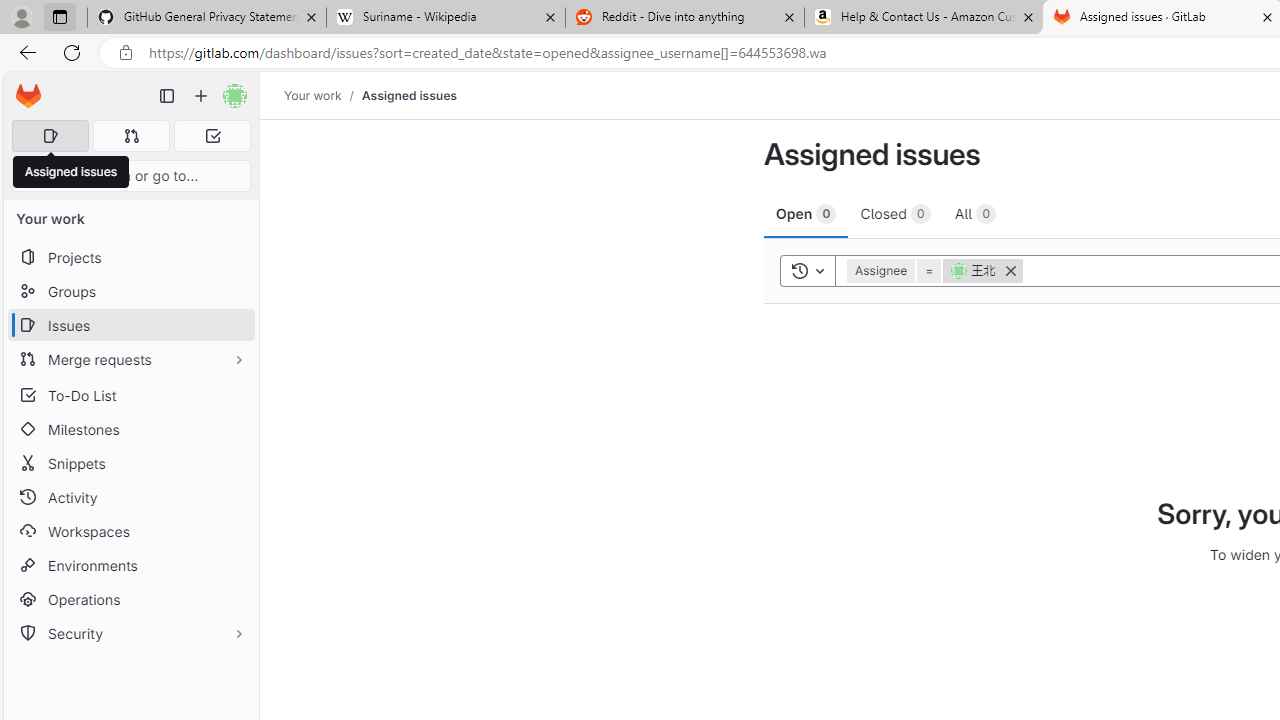 The width and height of the screenshot is (1280, 720). I want to click on 'To-Do List', so click(130, 395).